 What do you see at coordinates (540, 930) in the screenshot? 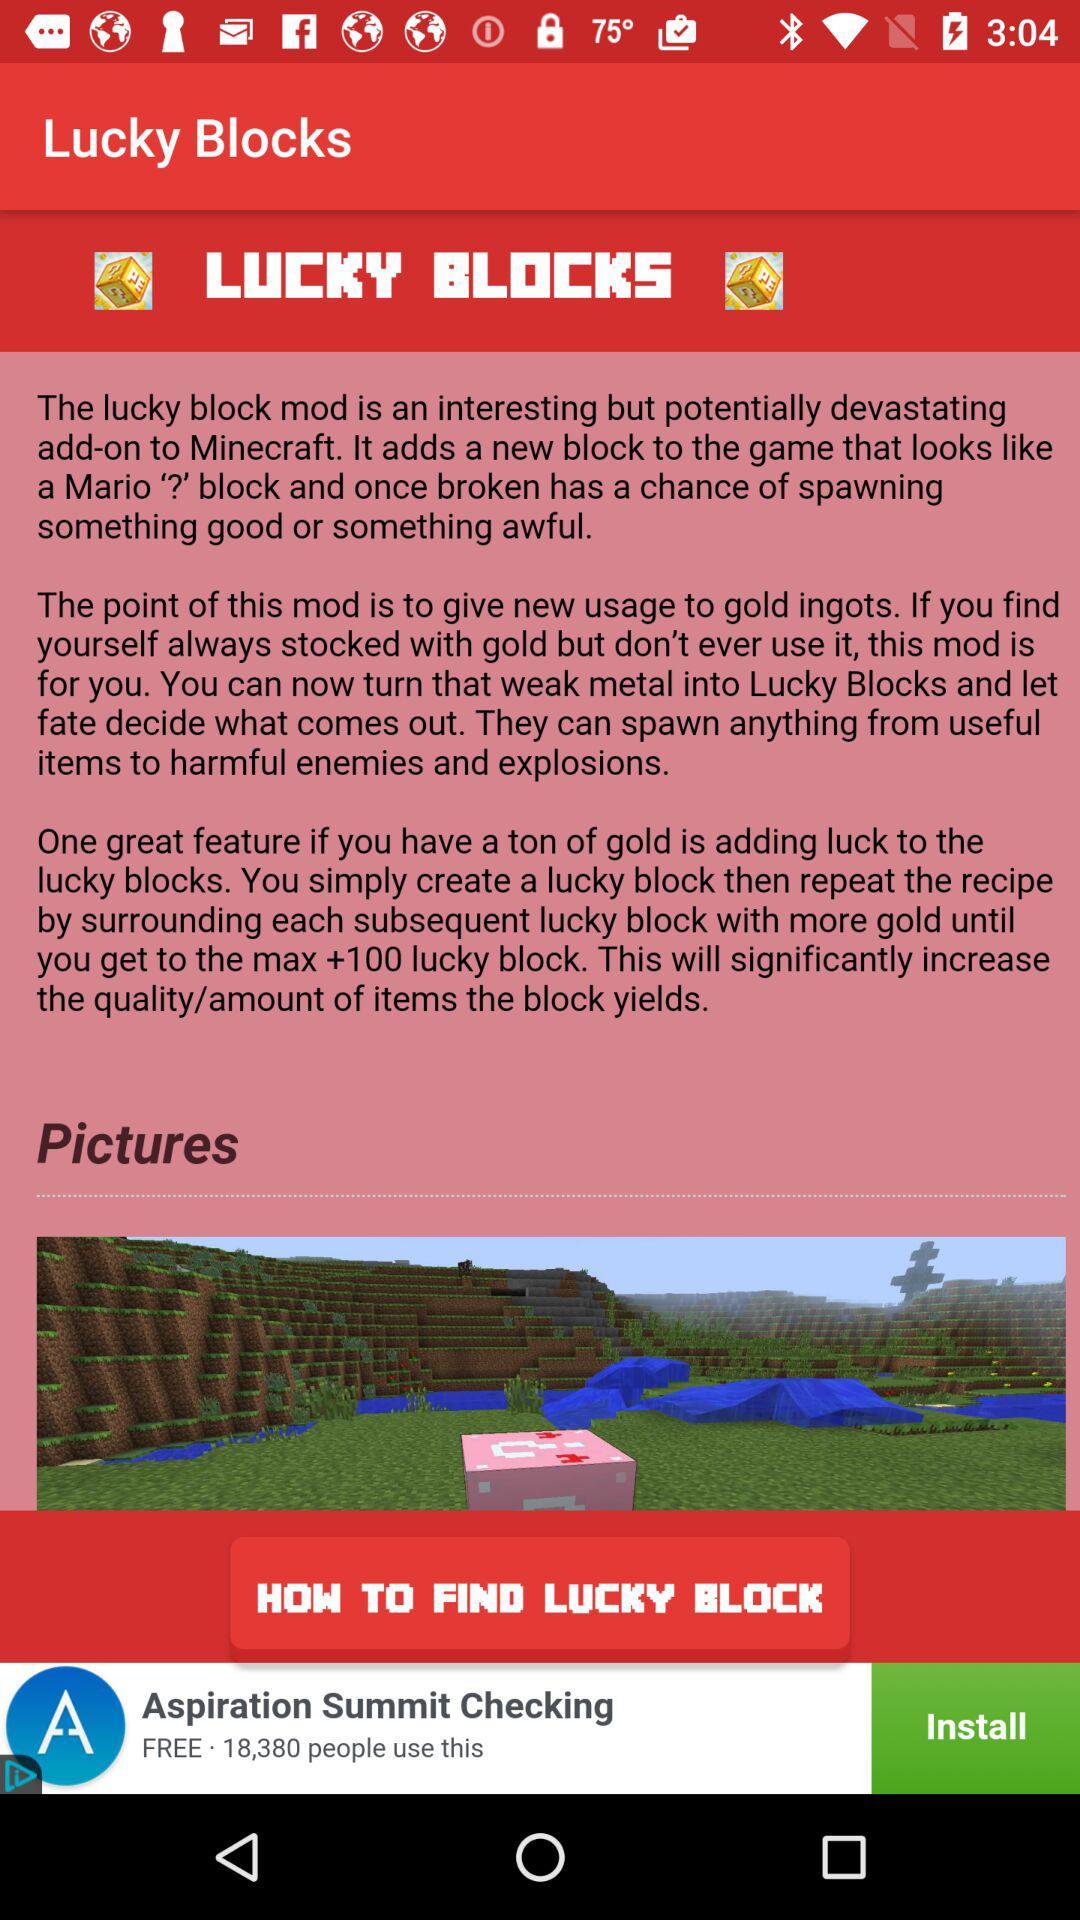
I see `show information` at bounding box center [540, 930].